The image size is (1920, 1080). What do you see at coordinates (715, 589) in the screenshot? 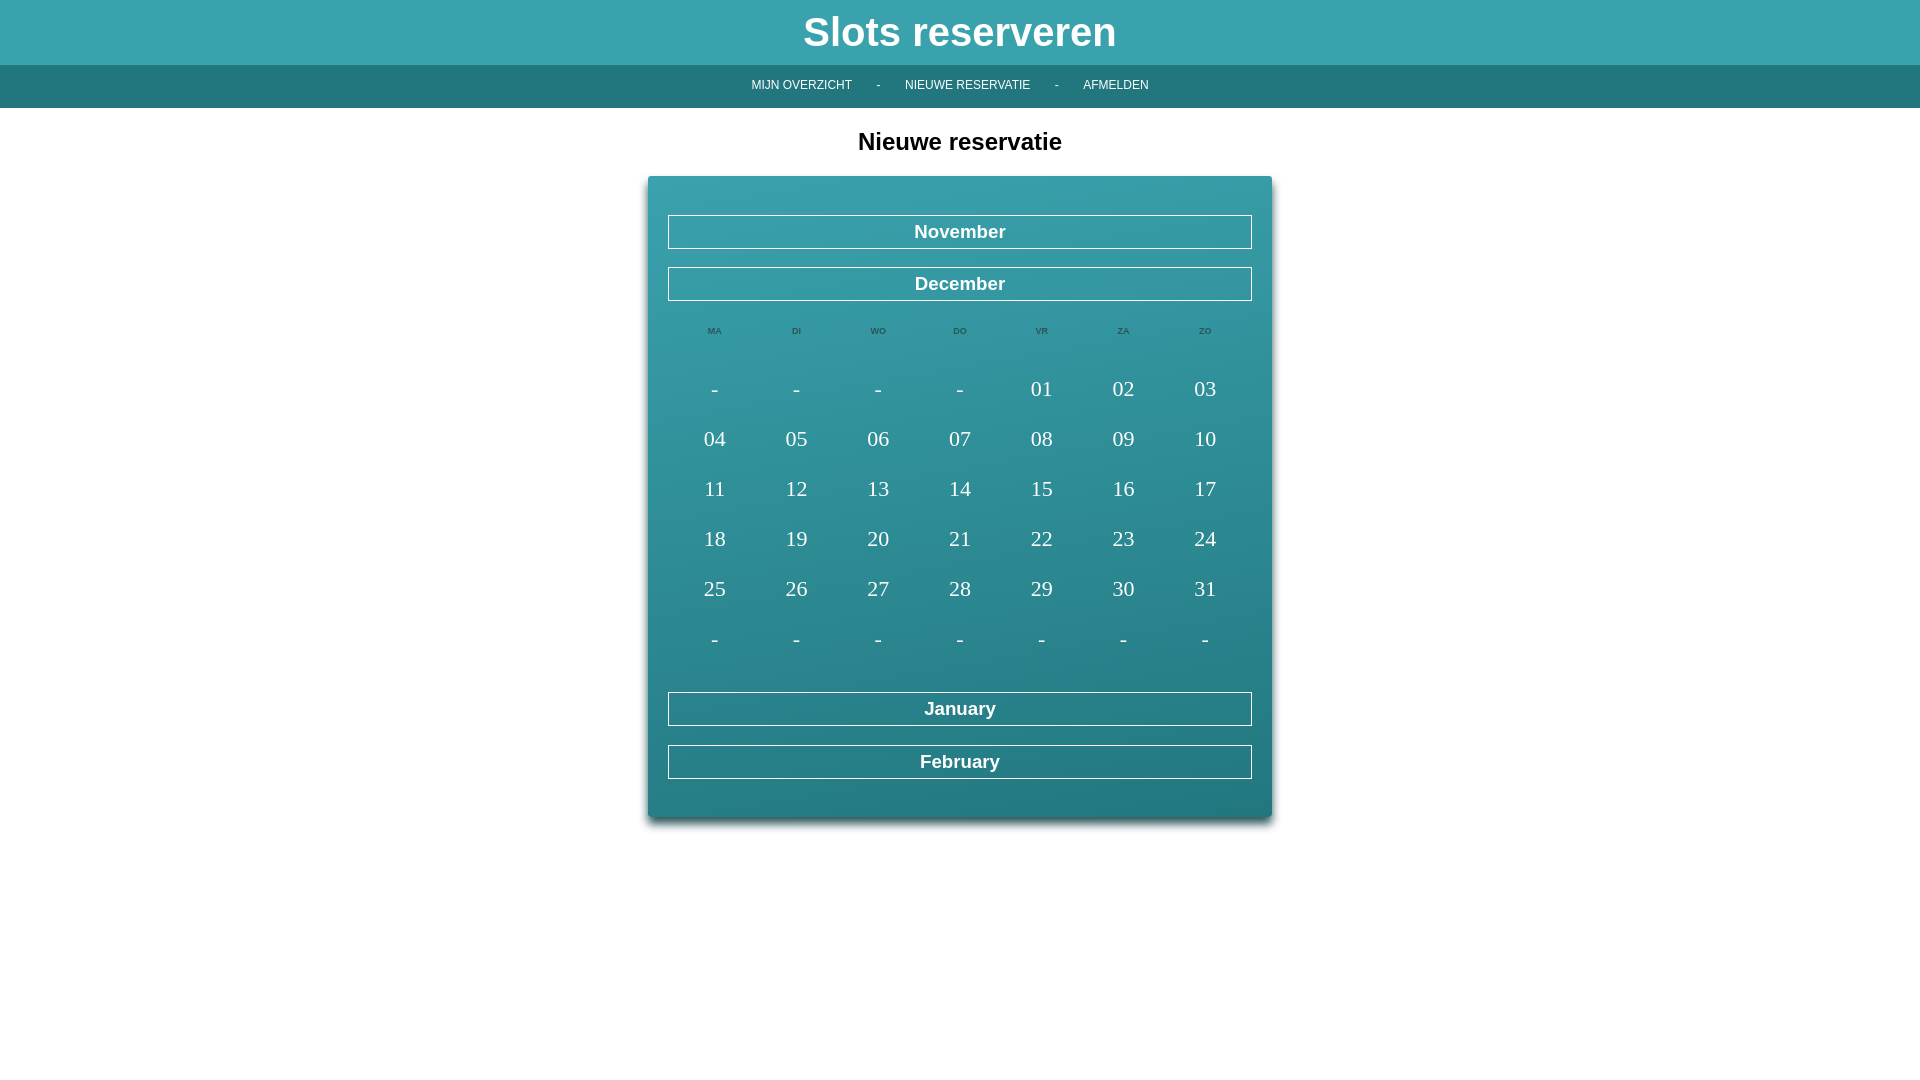
I see `'25'` at bounding box center [715, 589].